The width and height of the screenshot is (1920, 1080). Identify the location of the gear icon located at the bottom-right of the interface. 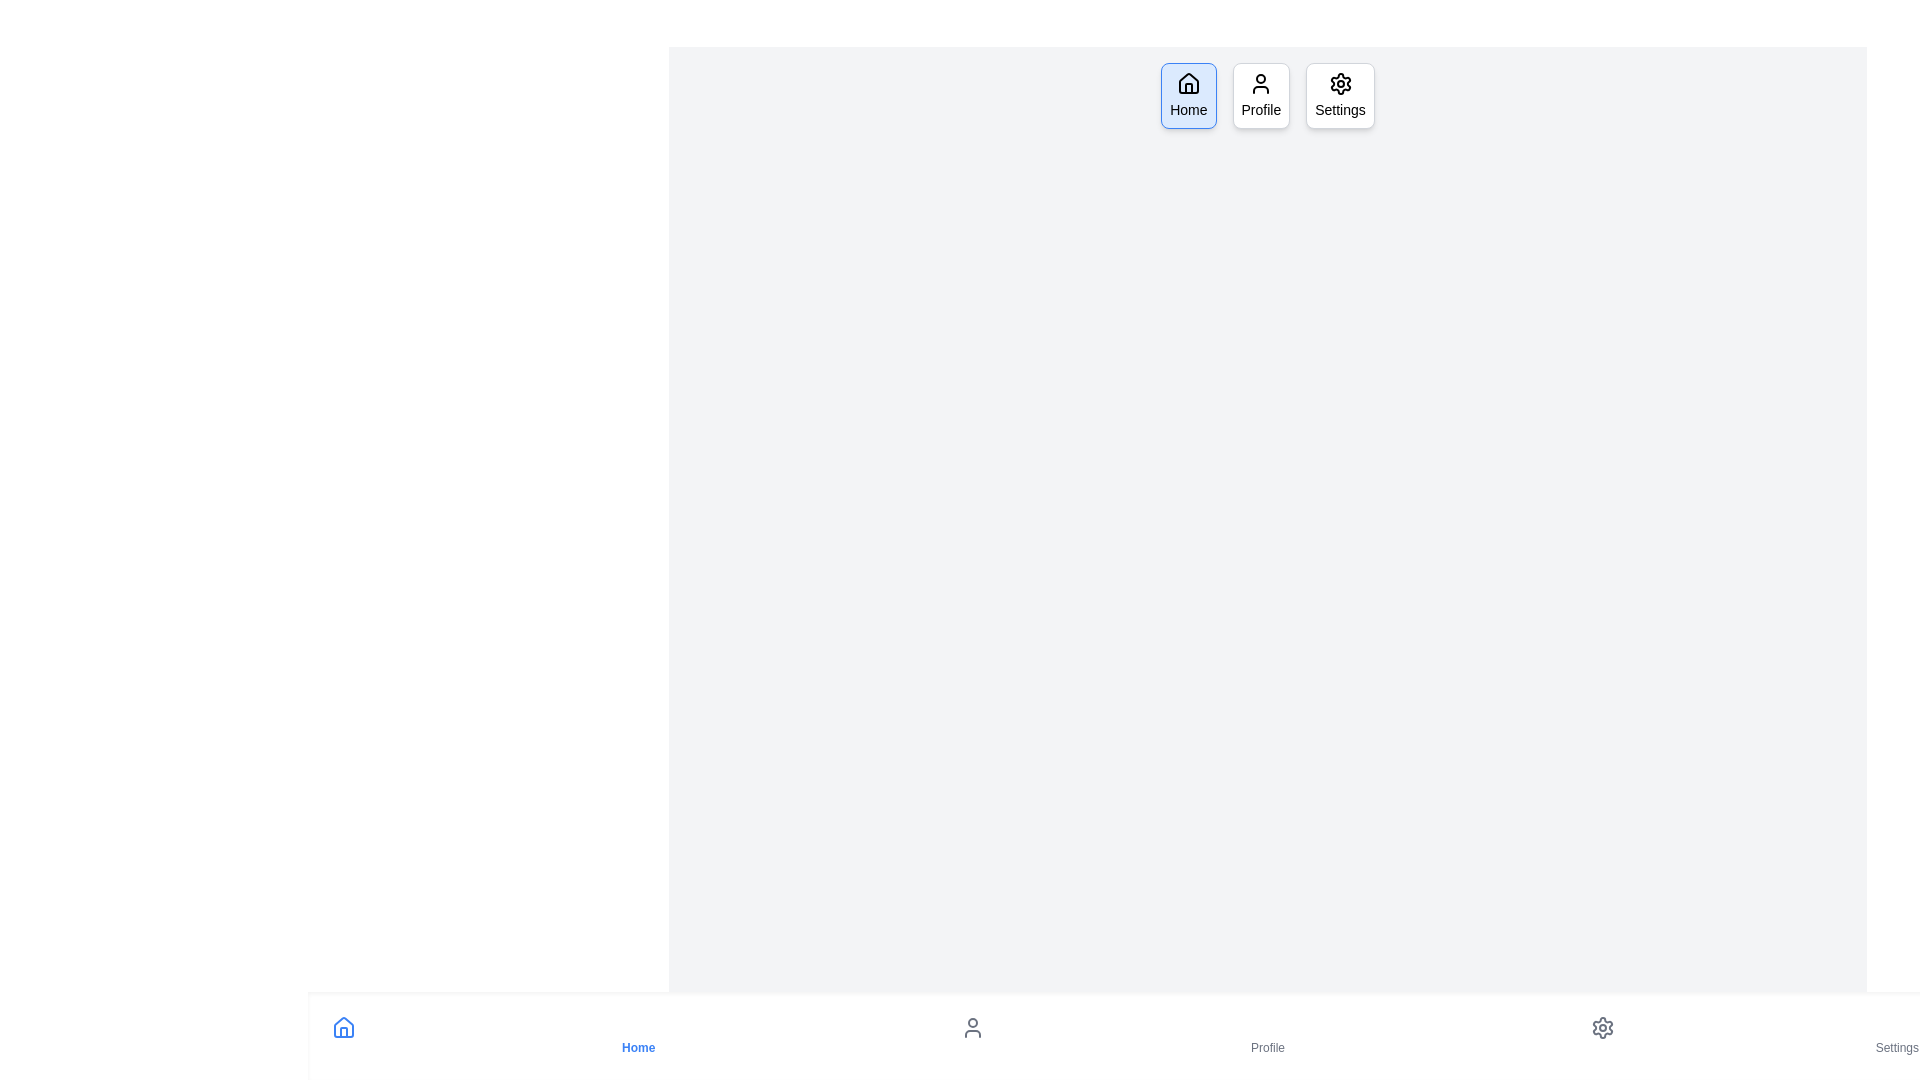
(1602, 1028).